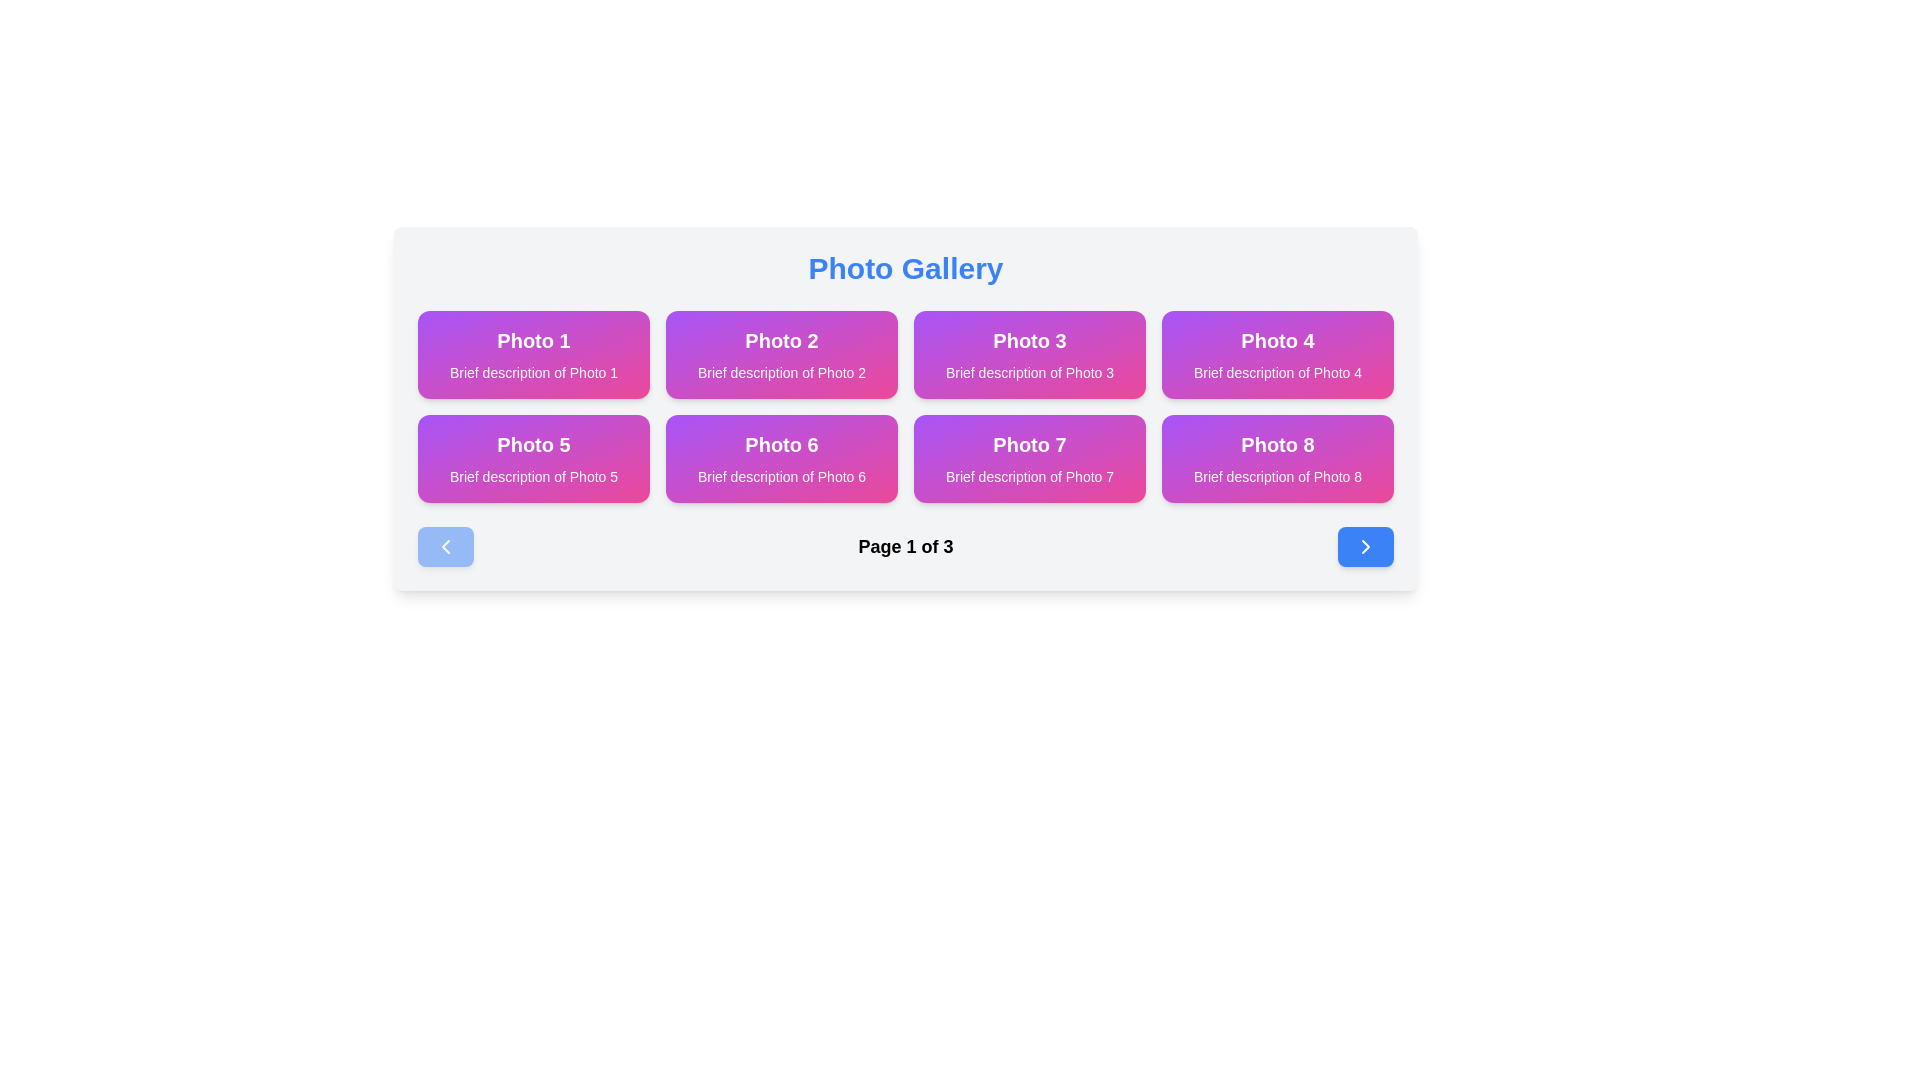  I want to click on the label providing additional context for the photo titled 'Photo 6', located below the heading in the second row, third column of the grid, so click(781, 477).